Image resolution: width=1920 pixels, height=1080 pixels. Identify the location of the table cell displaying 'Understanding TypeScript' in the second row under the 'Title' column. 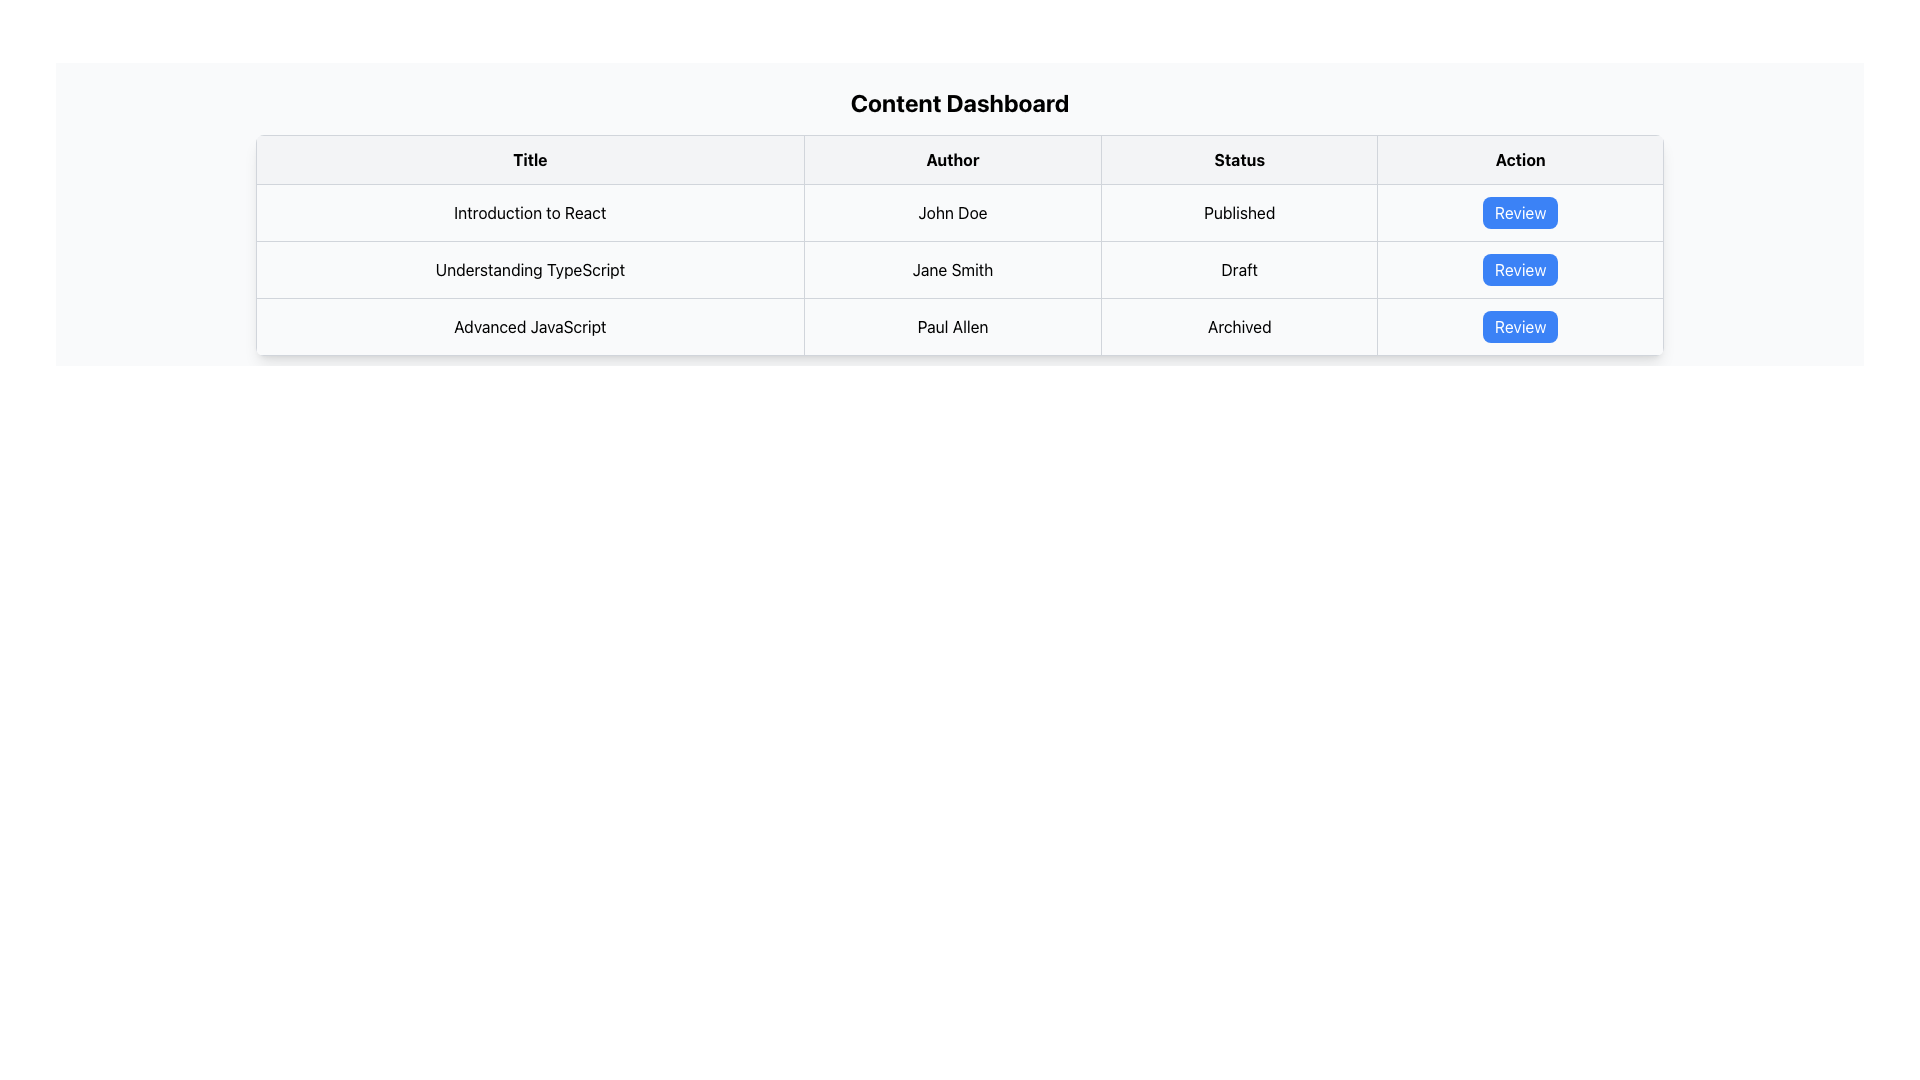
(530, 270).